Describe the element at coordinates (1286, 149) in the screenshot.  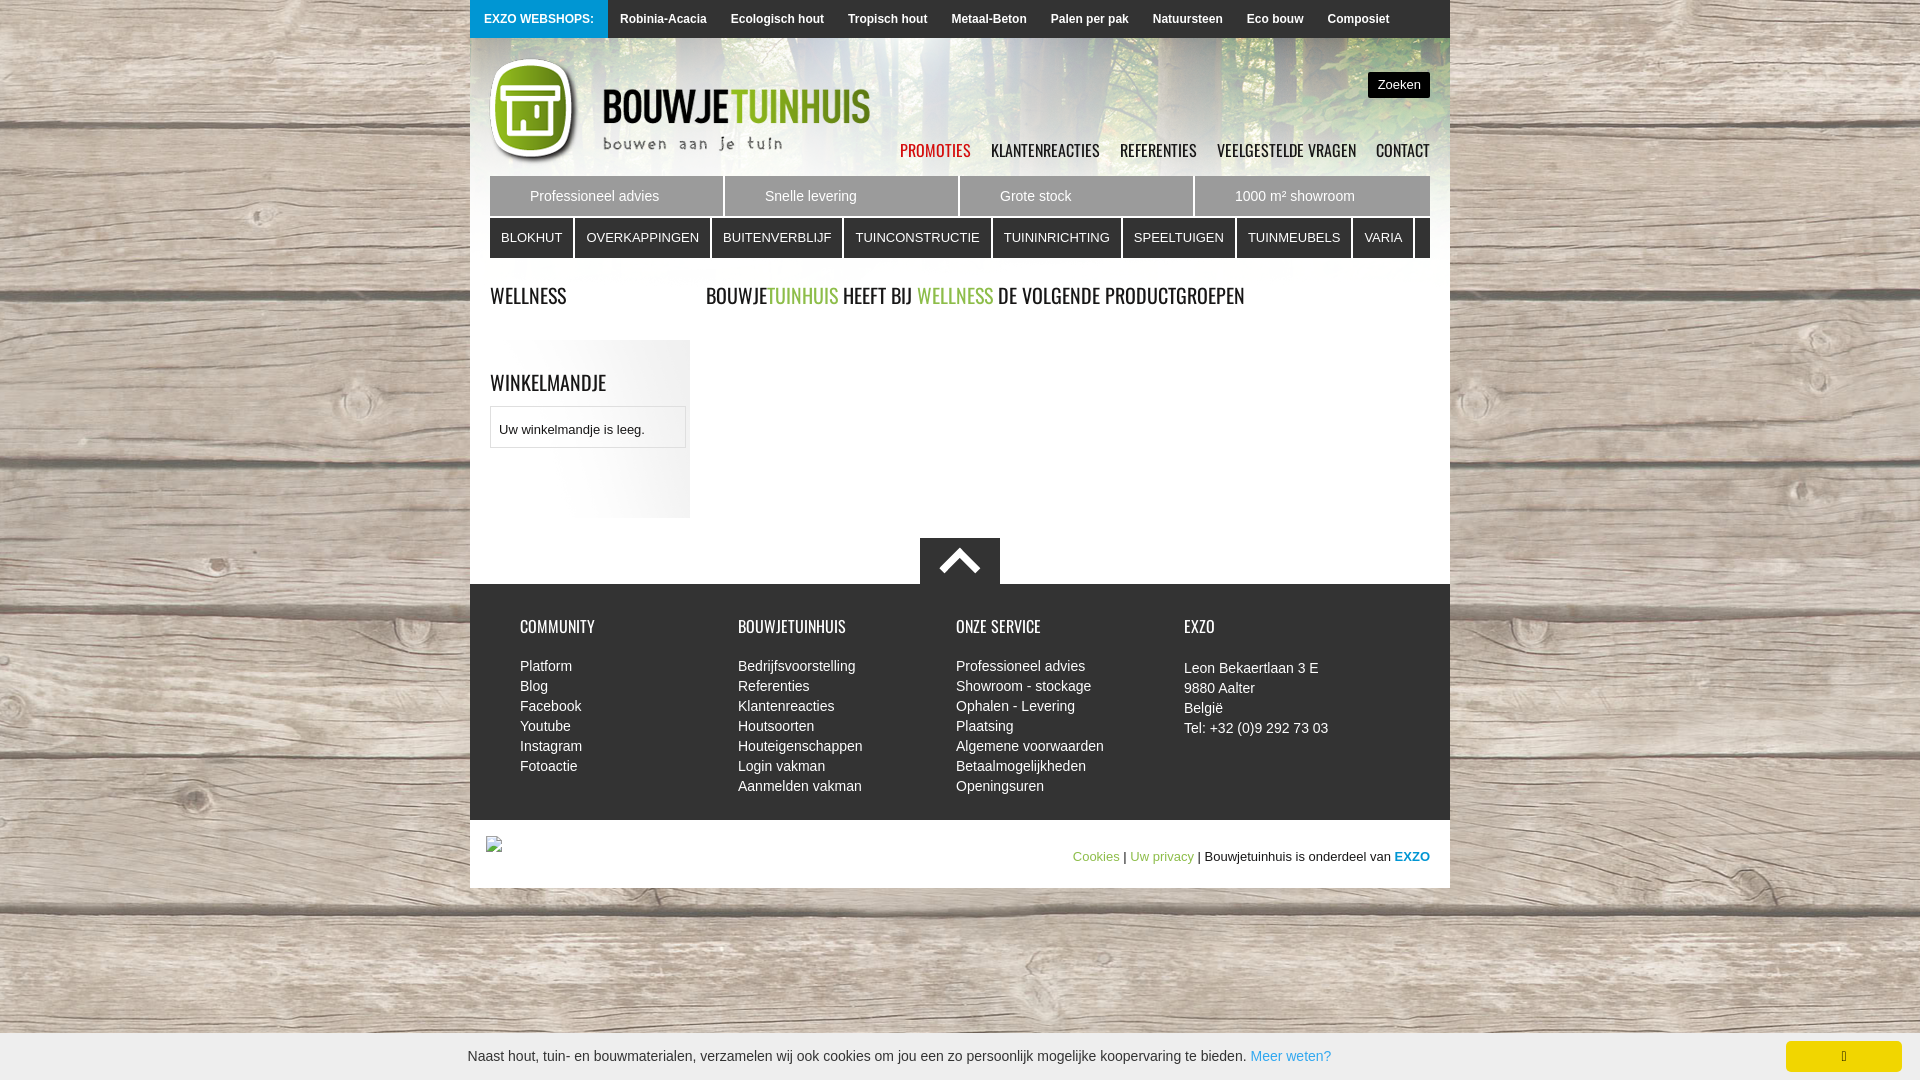
I see `'VEELGESTELDE VRAGEN'` at that location.